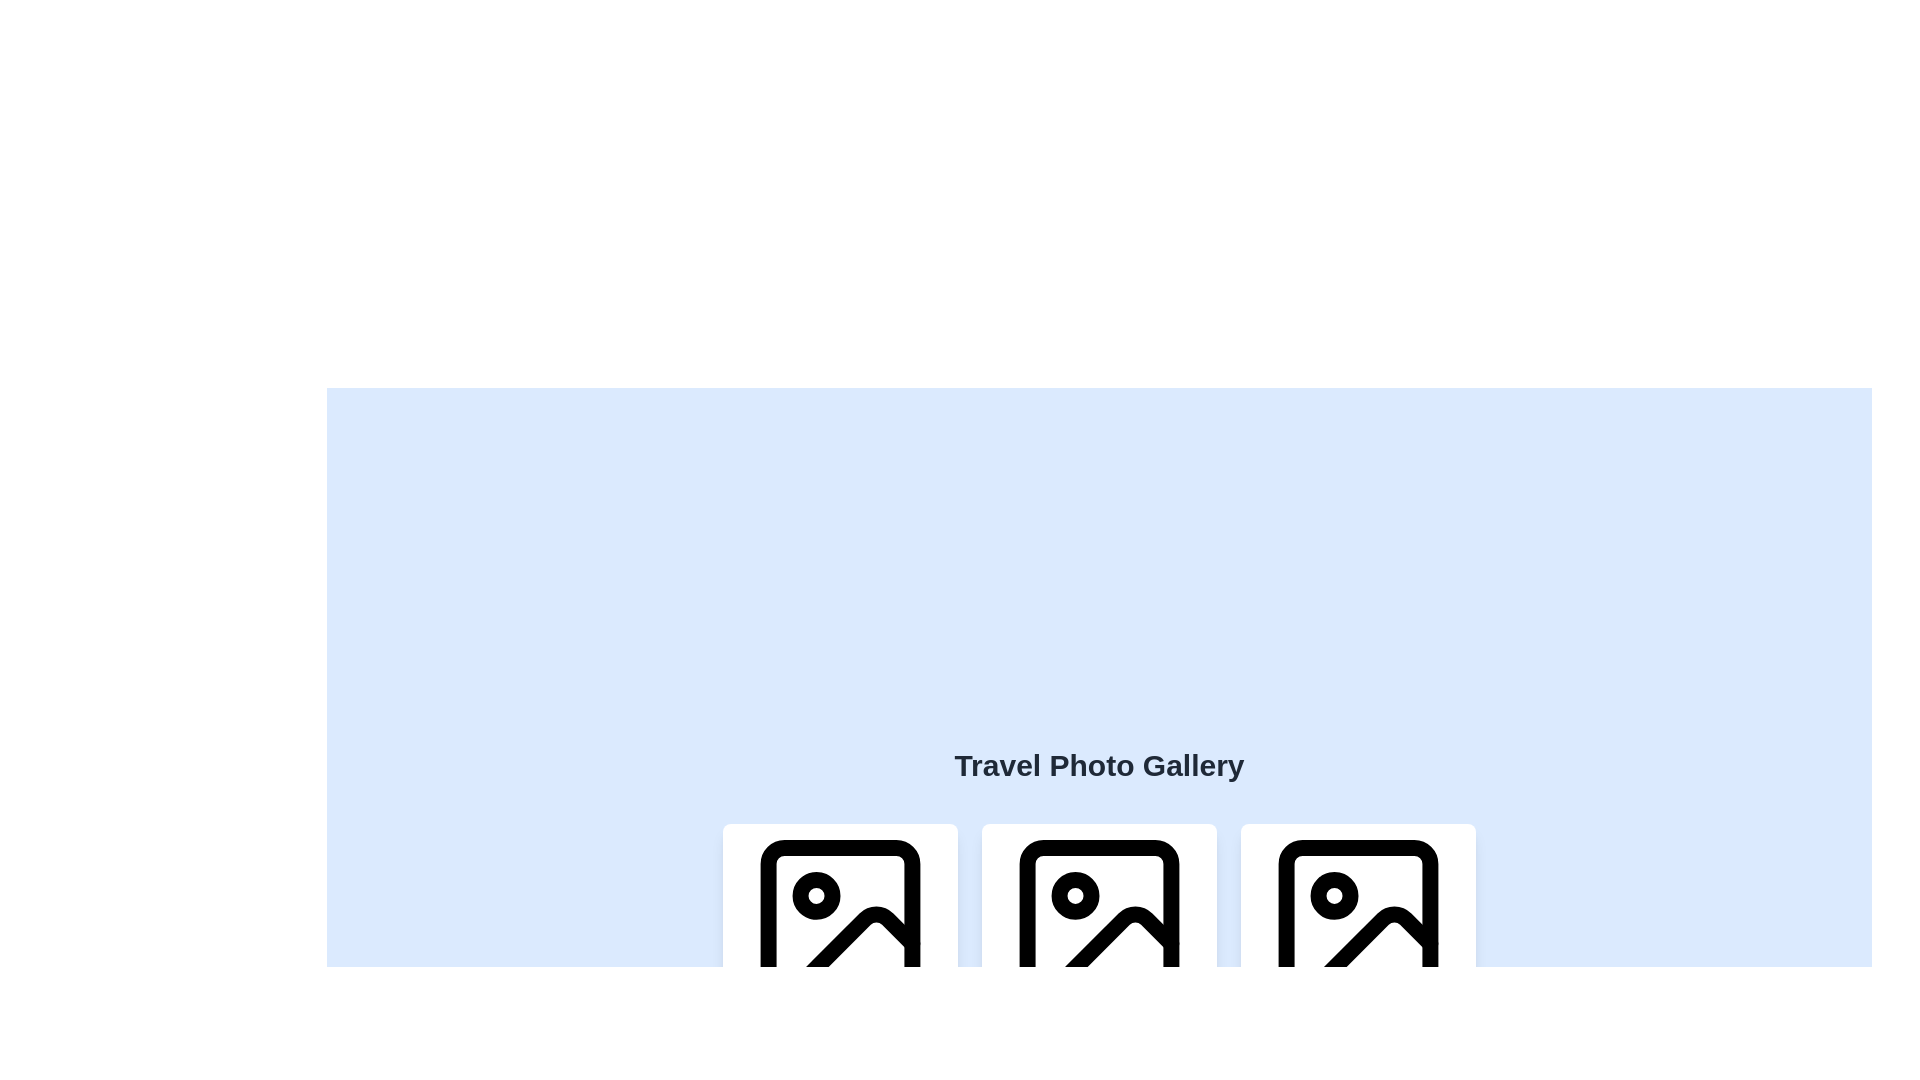  What do you see at coordinates (1098, 765) in the screenshot?
I see `header text indicating 'Travel Photo Gallery', which is positioned at the vertical center of the top section of the photo gallery interface` at bounding box center [1098, 765].